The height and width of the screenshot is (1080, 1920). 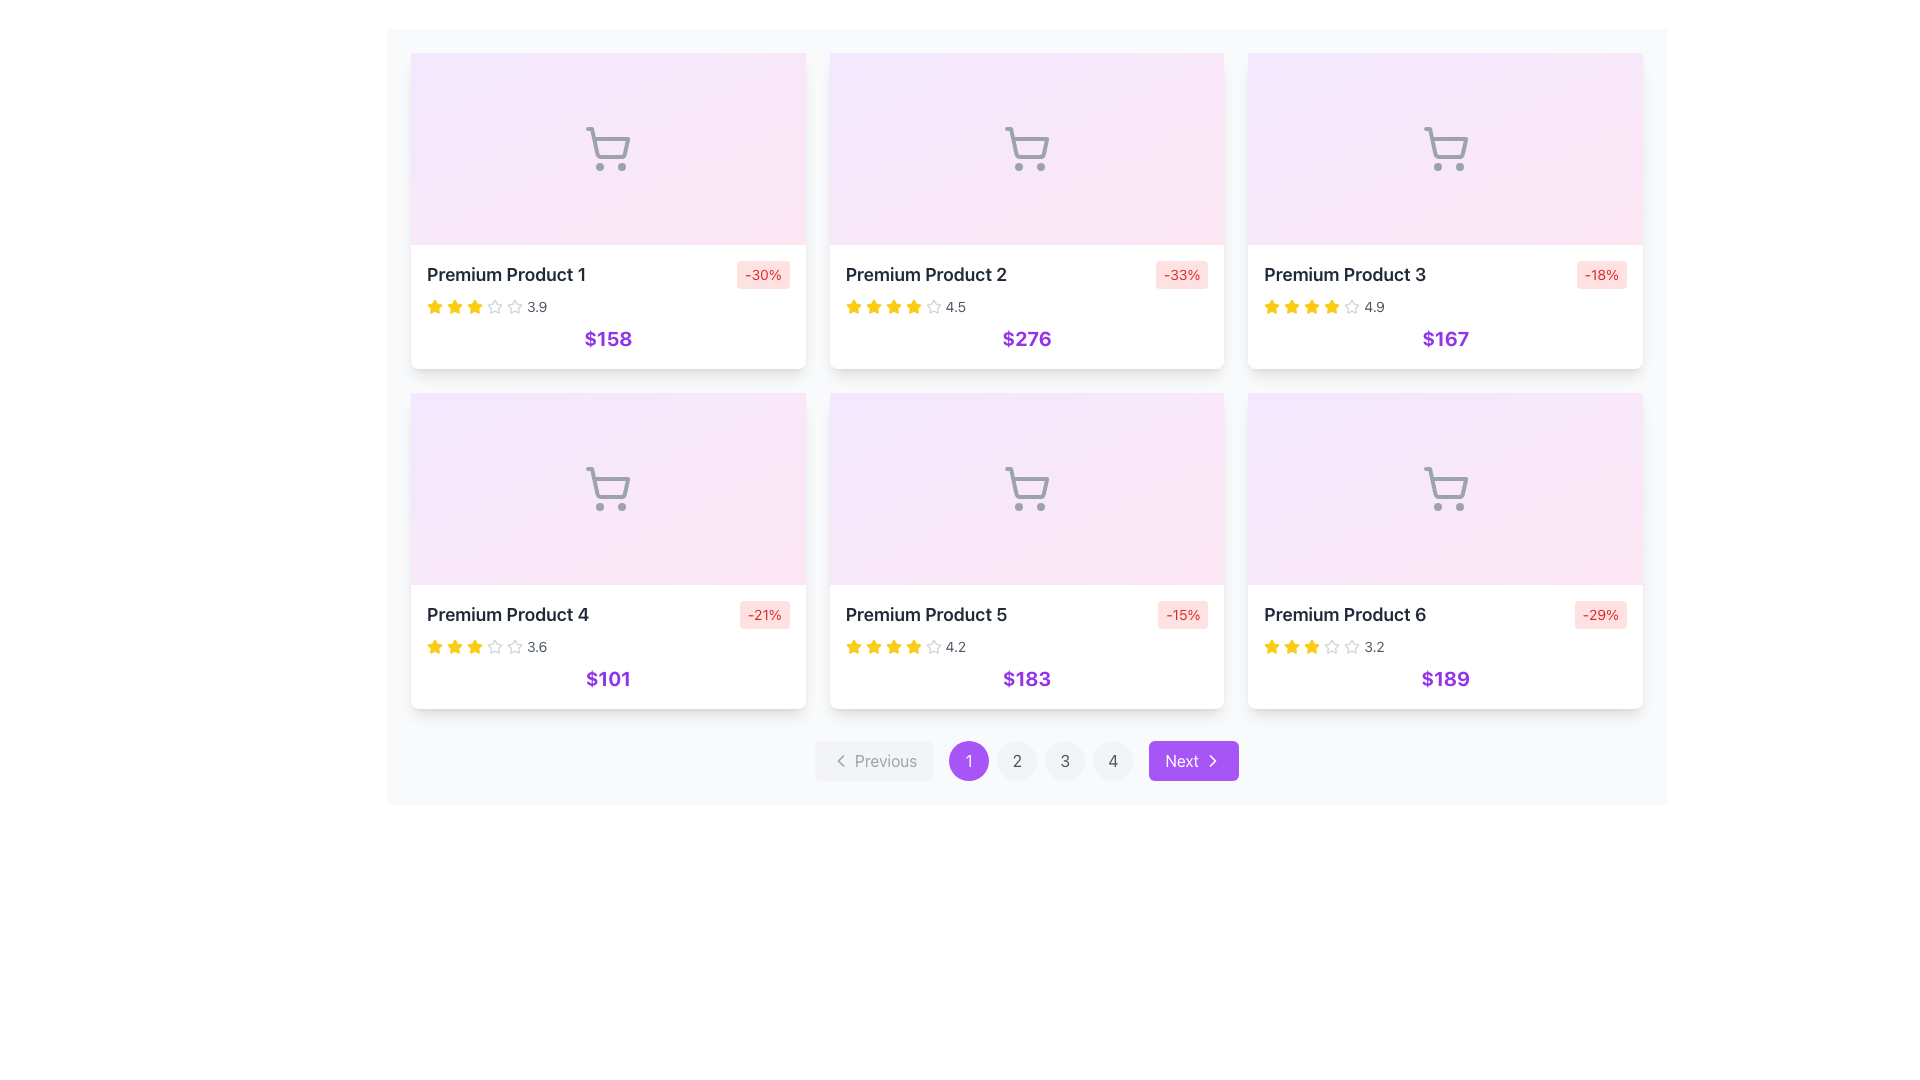 I want to click on the filled yellow star icon indicating the active rating for 'Premium Product 1' in the top-left corner of the product grid, so click(x=454, y=306).